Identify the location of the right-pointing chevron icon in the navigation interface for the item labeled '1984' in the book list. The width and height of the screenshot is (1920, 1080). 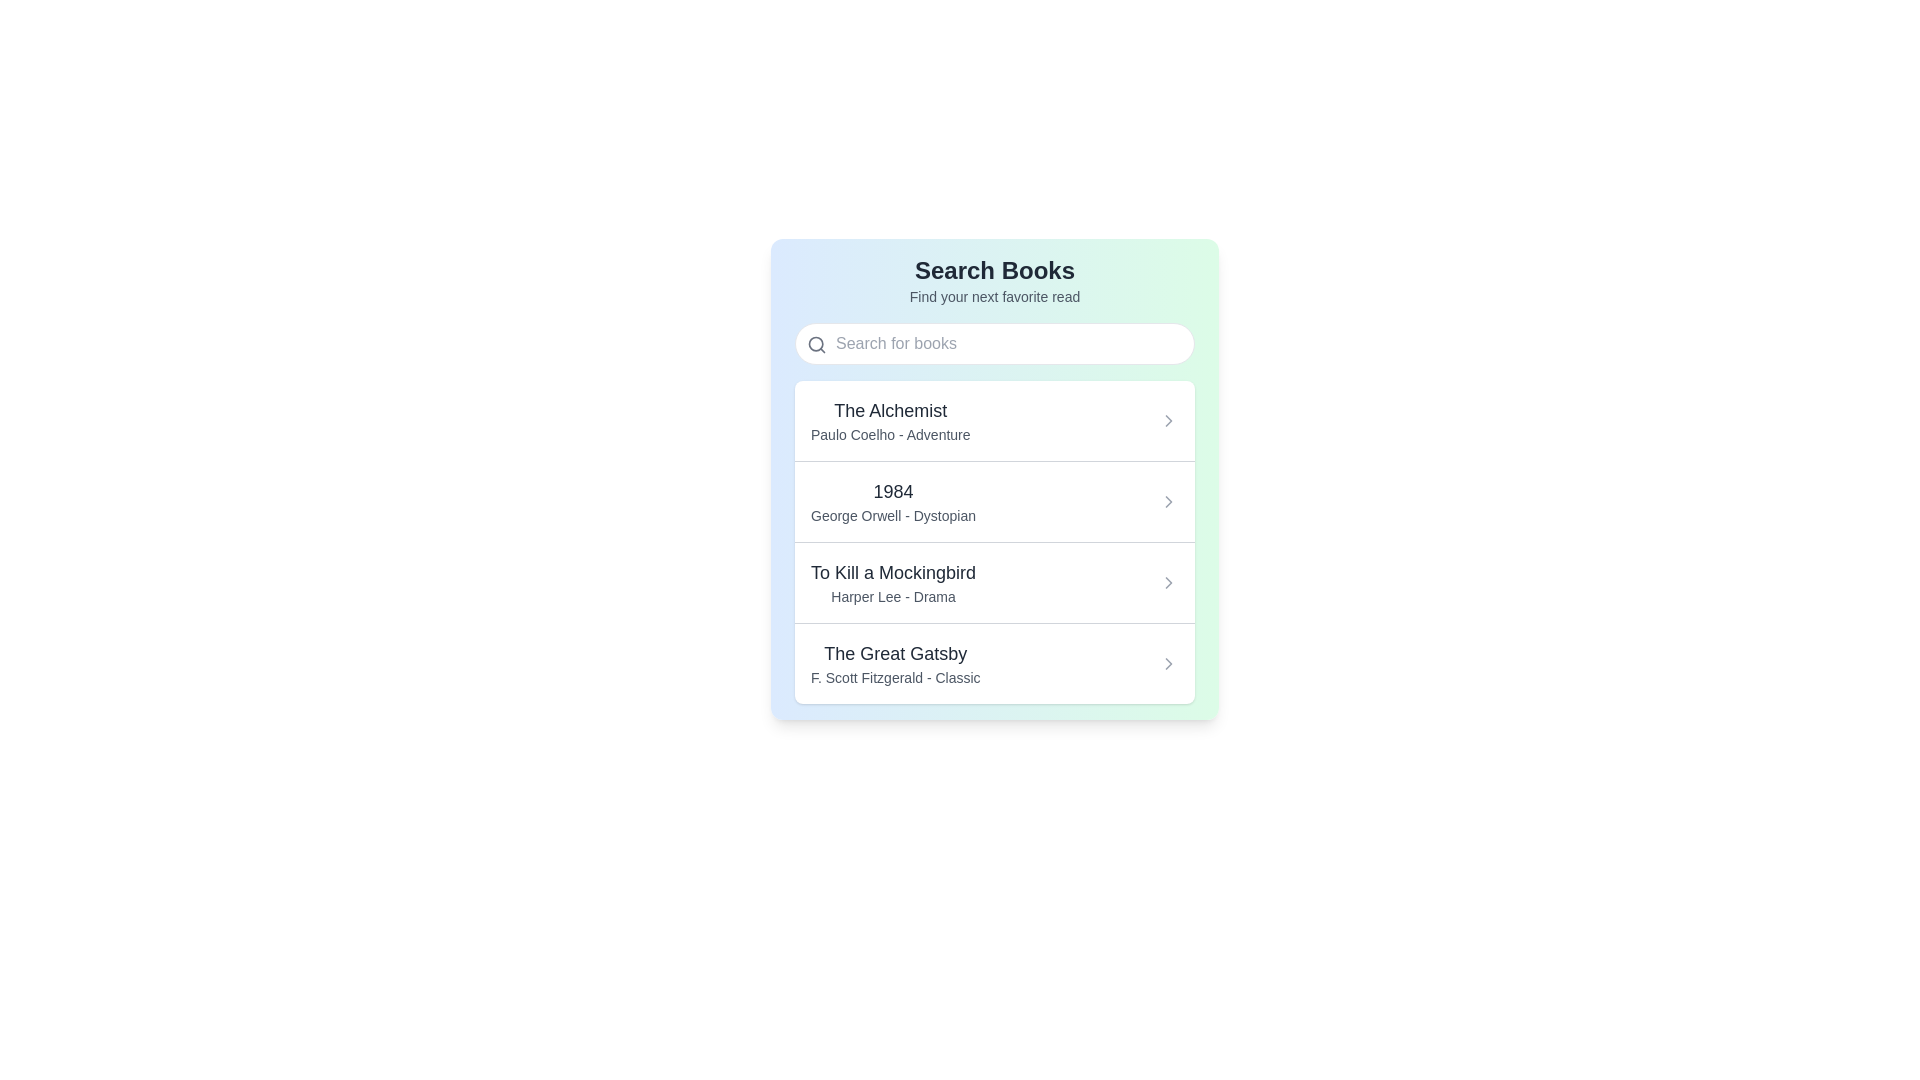
(1169, 419).